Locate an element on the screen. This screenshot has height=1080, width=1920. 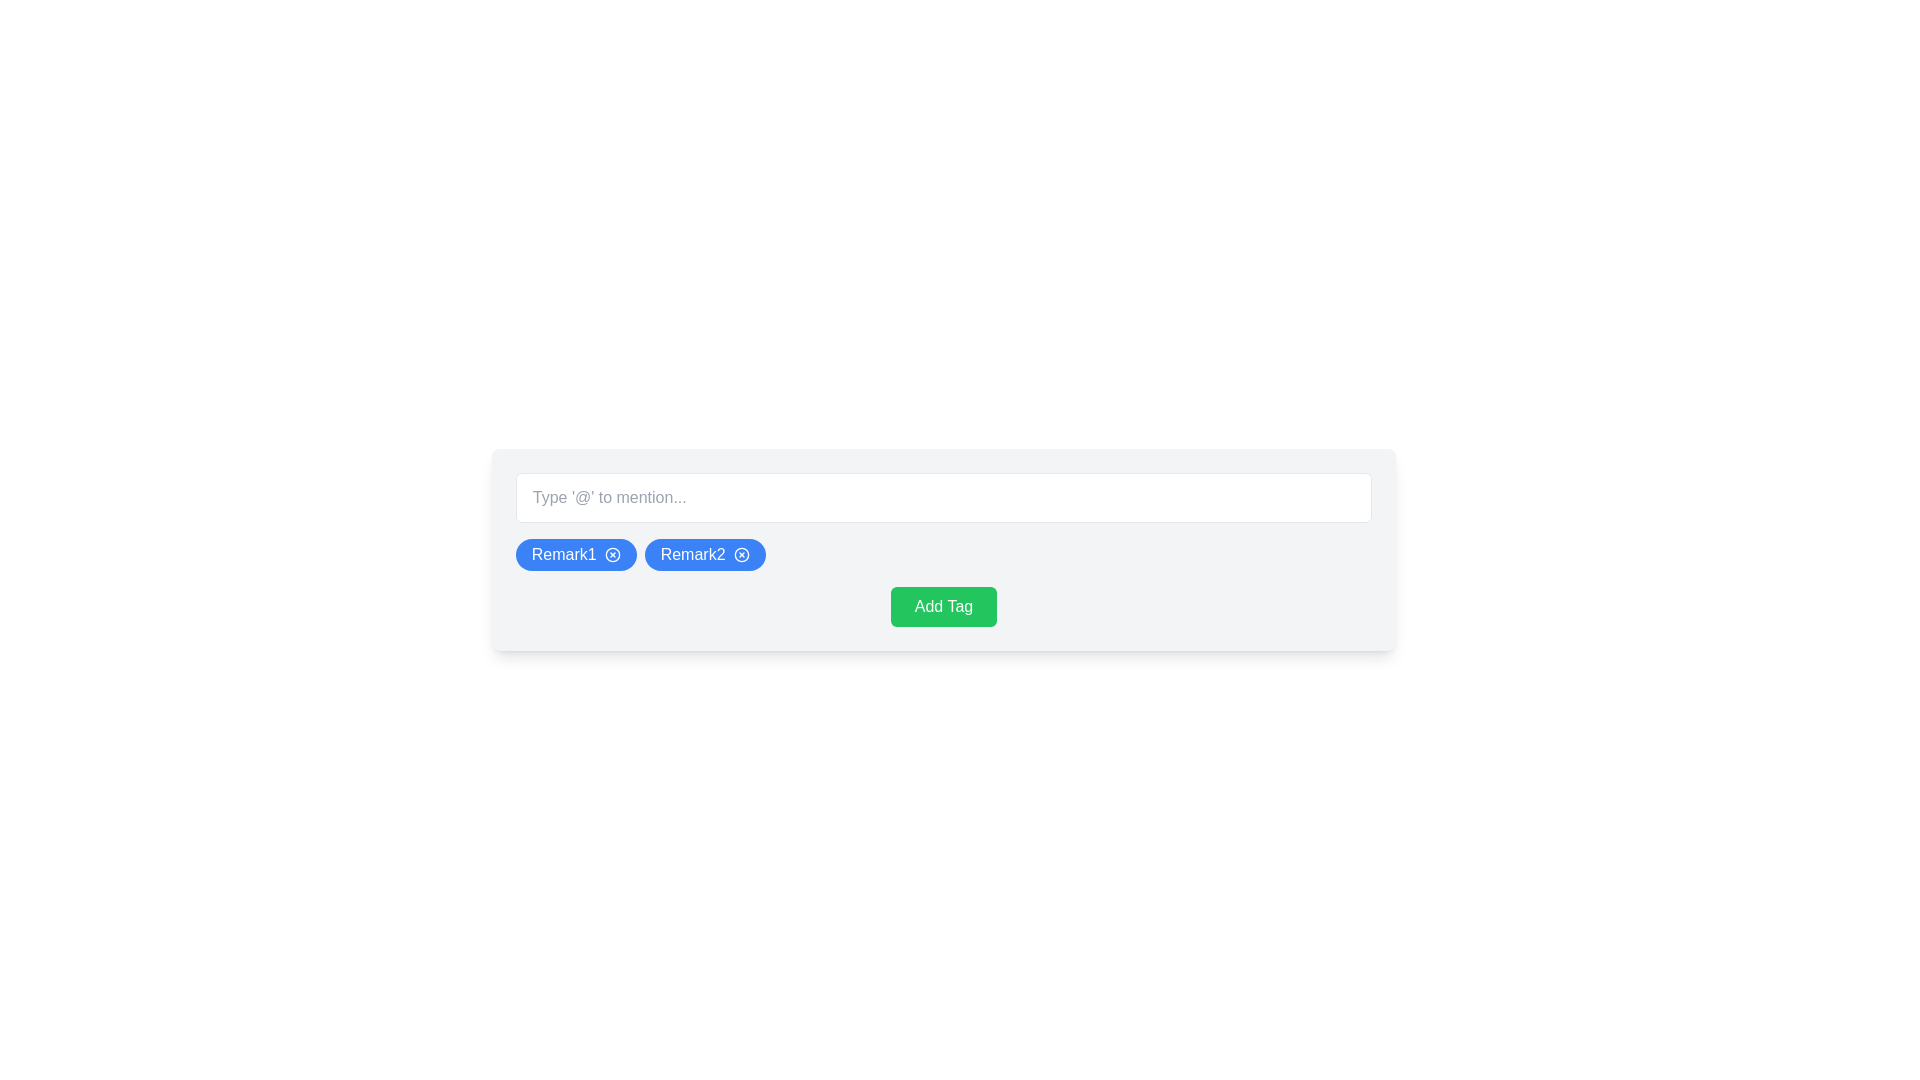
the first button with an embedded icon on the left side of the horizontal row is located at coordinates (575, 555).